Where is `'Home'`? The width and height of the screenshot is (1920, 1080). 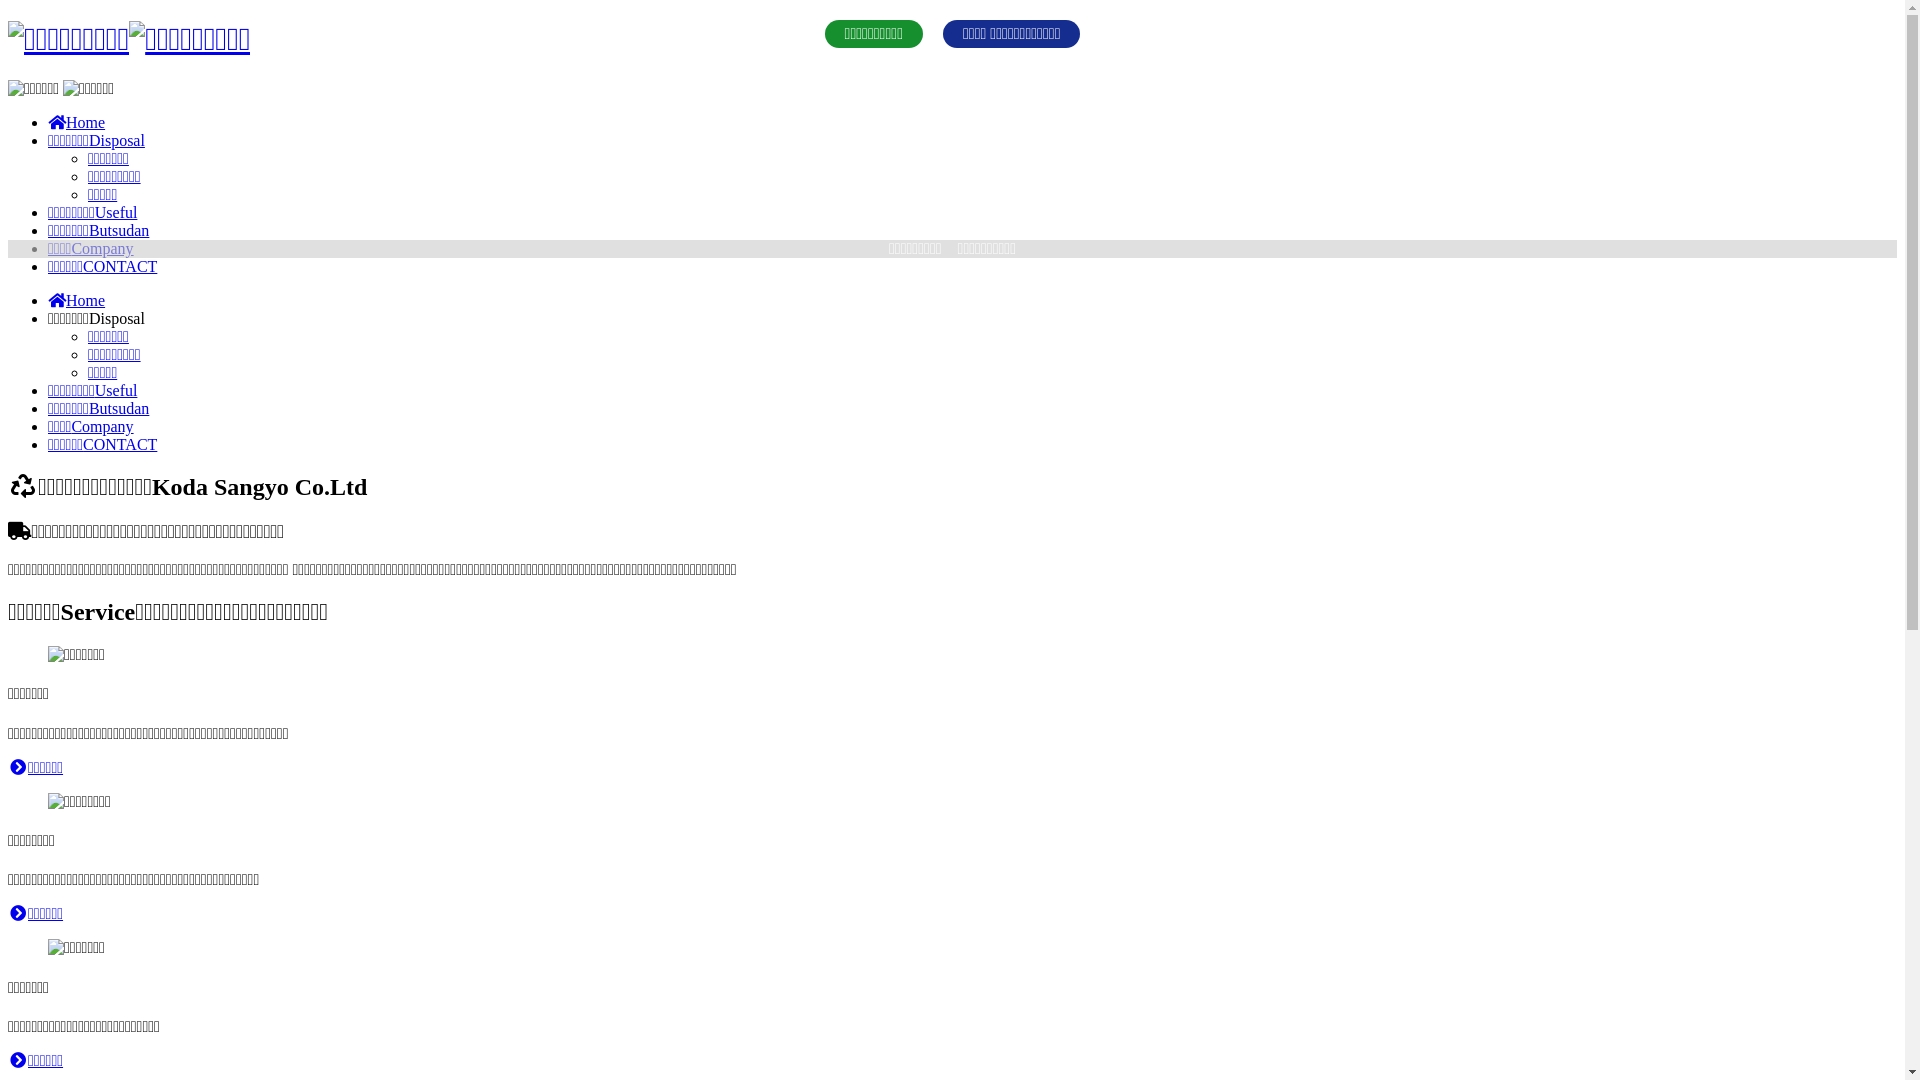
'Home' is located at coordinates (48, 300).